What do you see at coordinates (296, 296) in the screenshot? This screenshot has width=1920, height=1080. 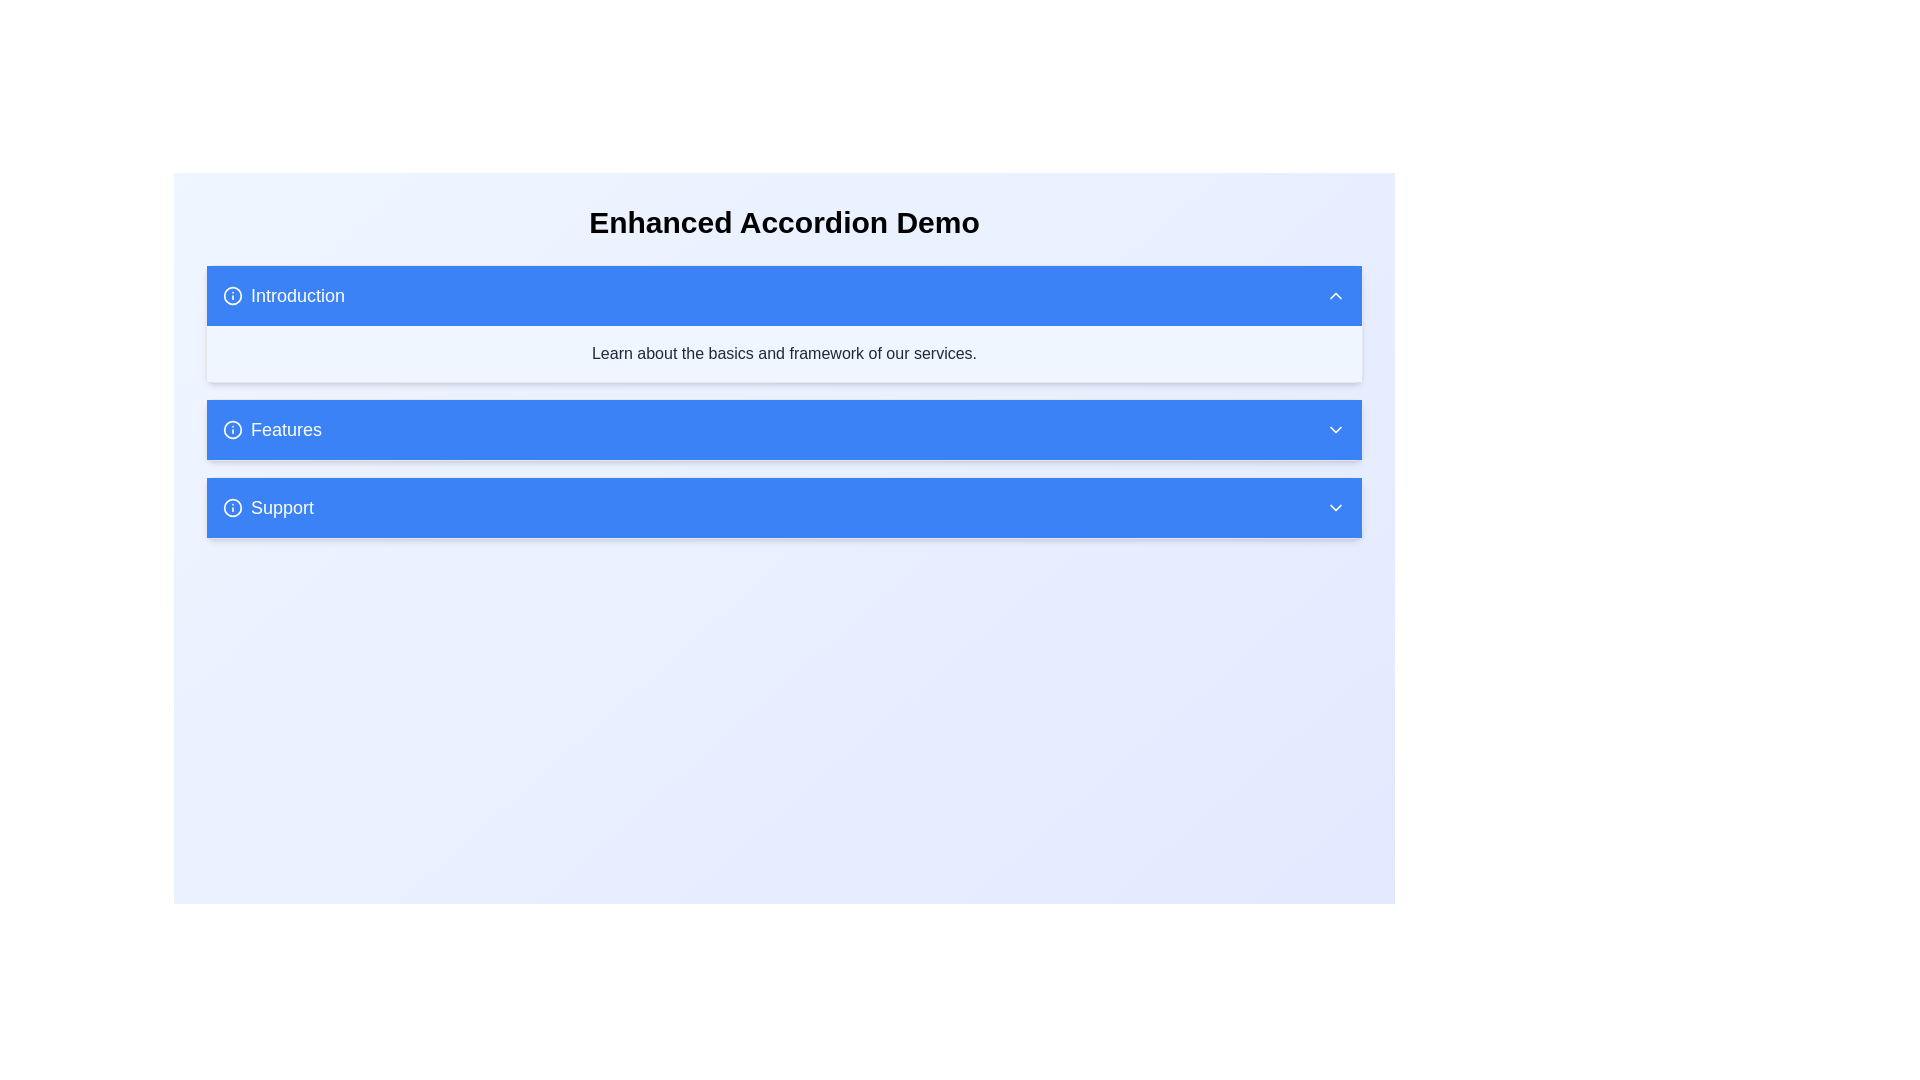 I see `the text label displaying 'Introduction' for accessibility navigation` at bounding box center [296, 296].